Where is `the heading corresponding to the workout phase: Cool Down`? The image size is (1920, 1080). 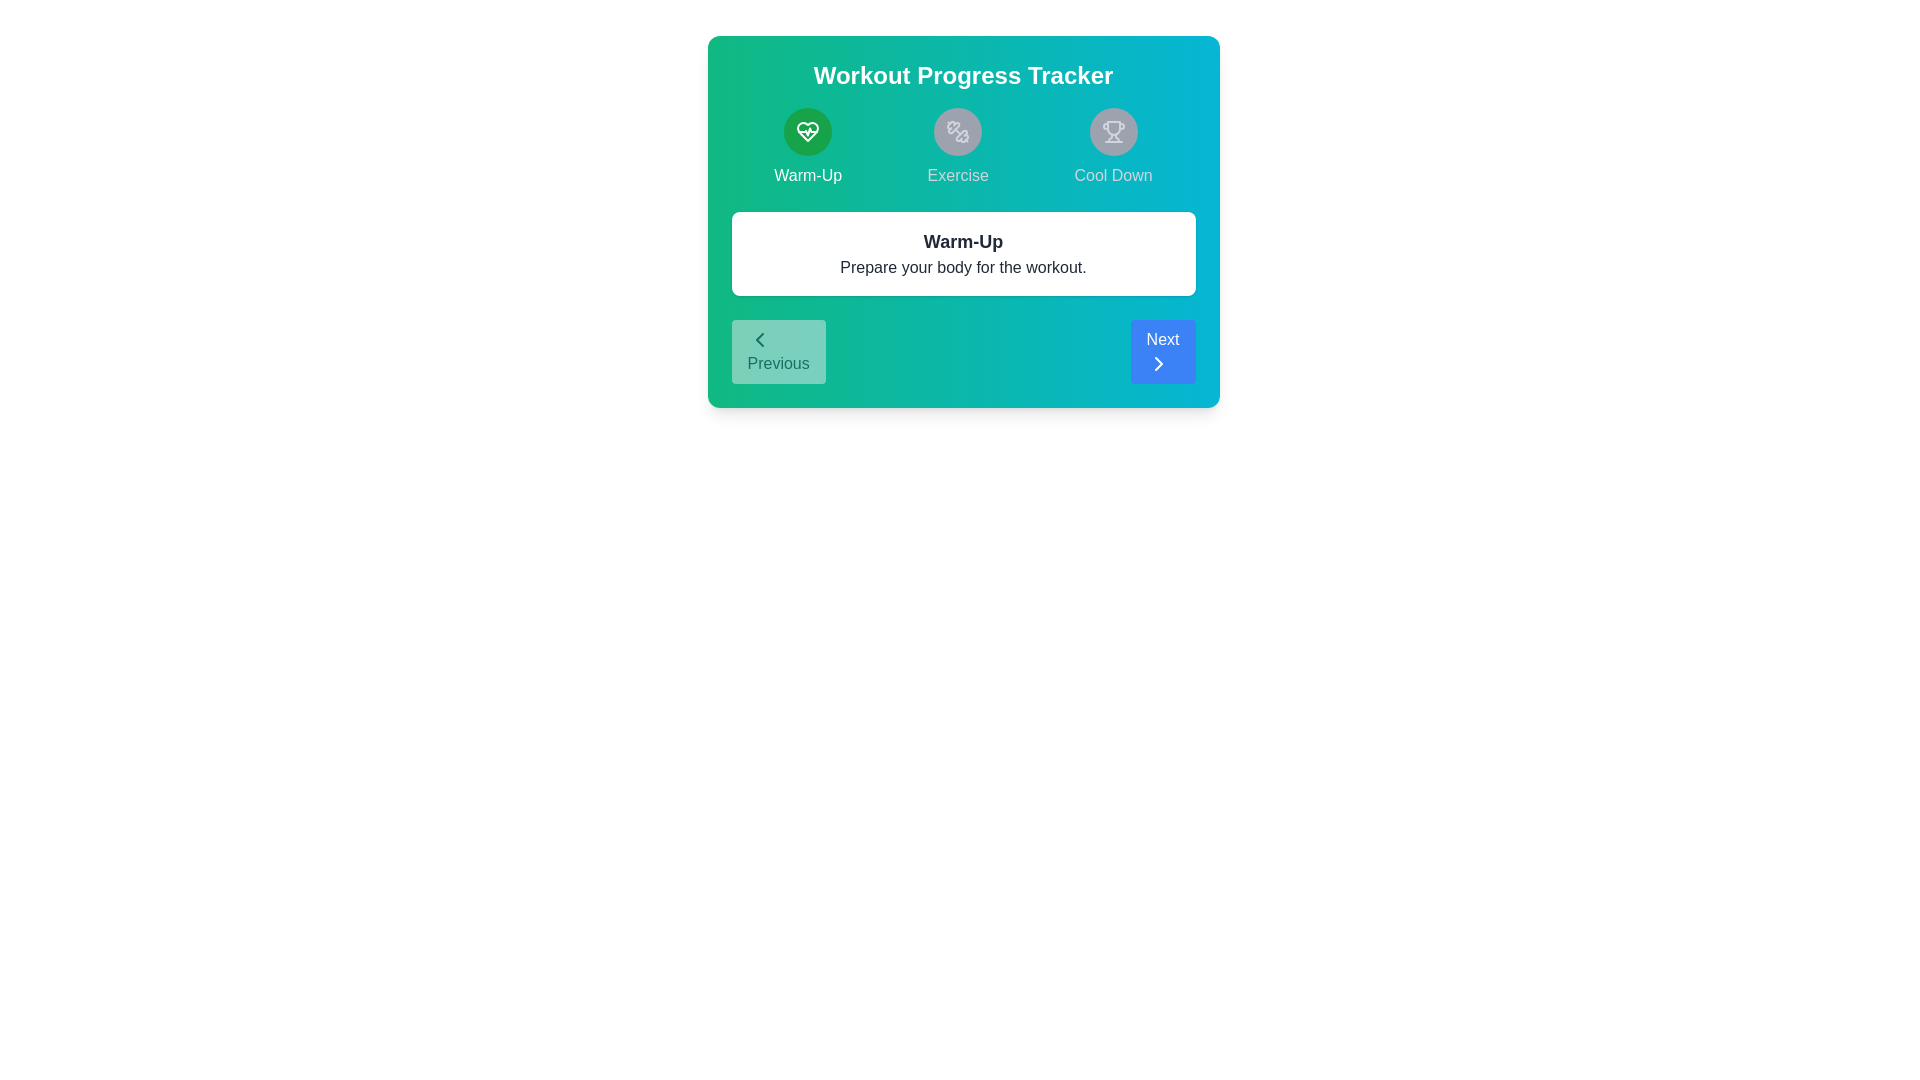
the heading corresponding to the workout phase: Cool Down is located at coordinates (1112, 146).